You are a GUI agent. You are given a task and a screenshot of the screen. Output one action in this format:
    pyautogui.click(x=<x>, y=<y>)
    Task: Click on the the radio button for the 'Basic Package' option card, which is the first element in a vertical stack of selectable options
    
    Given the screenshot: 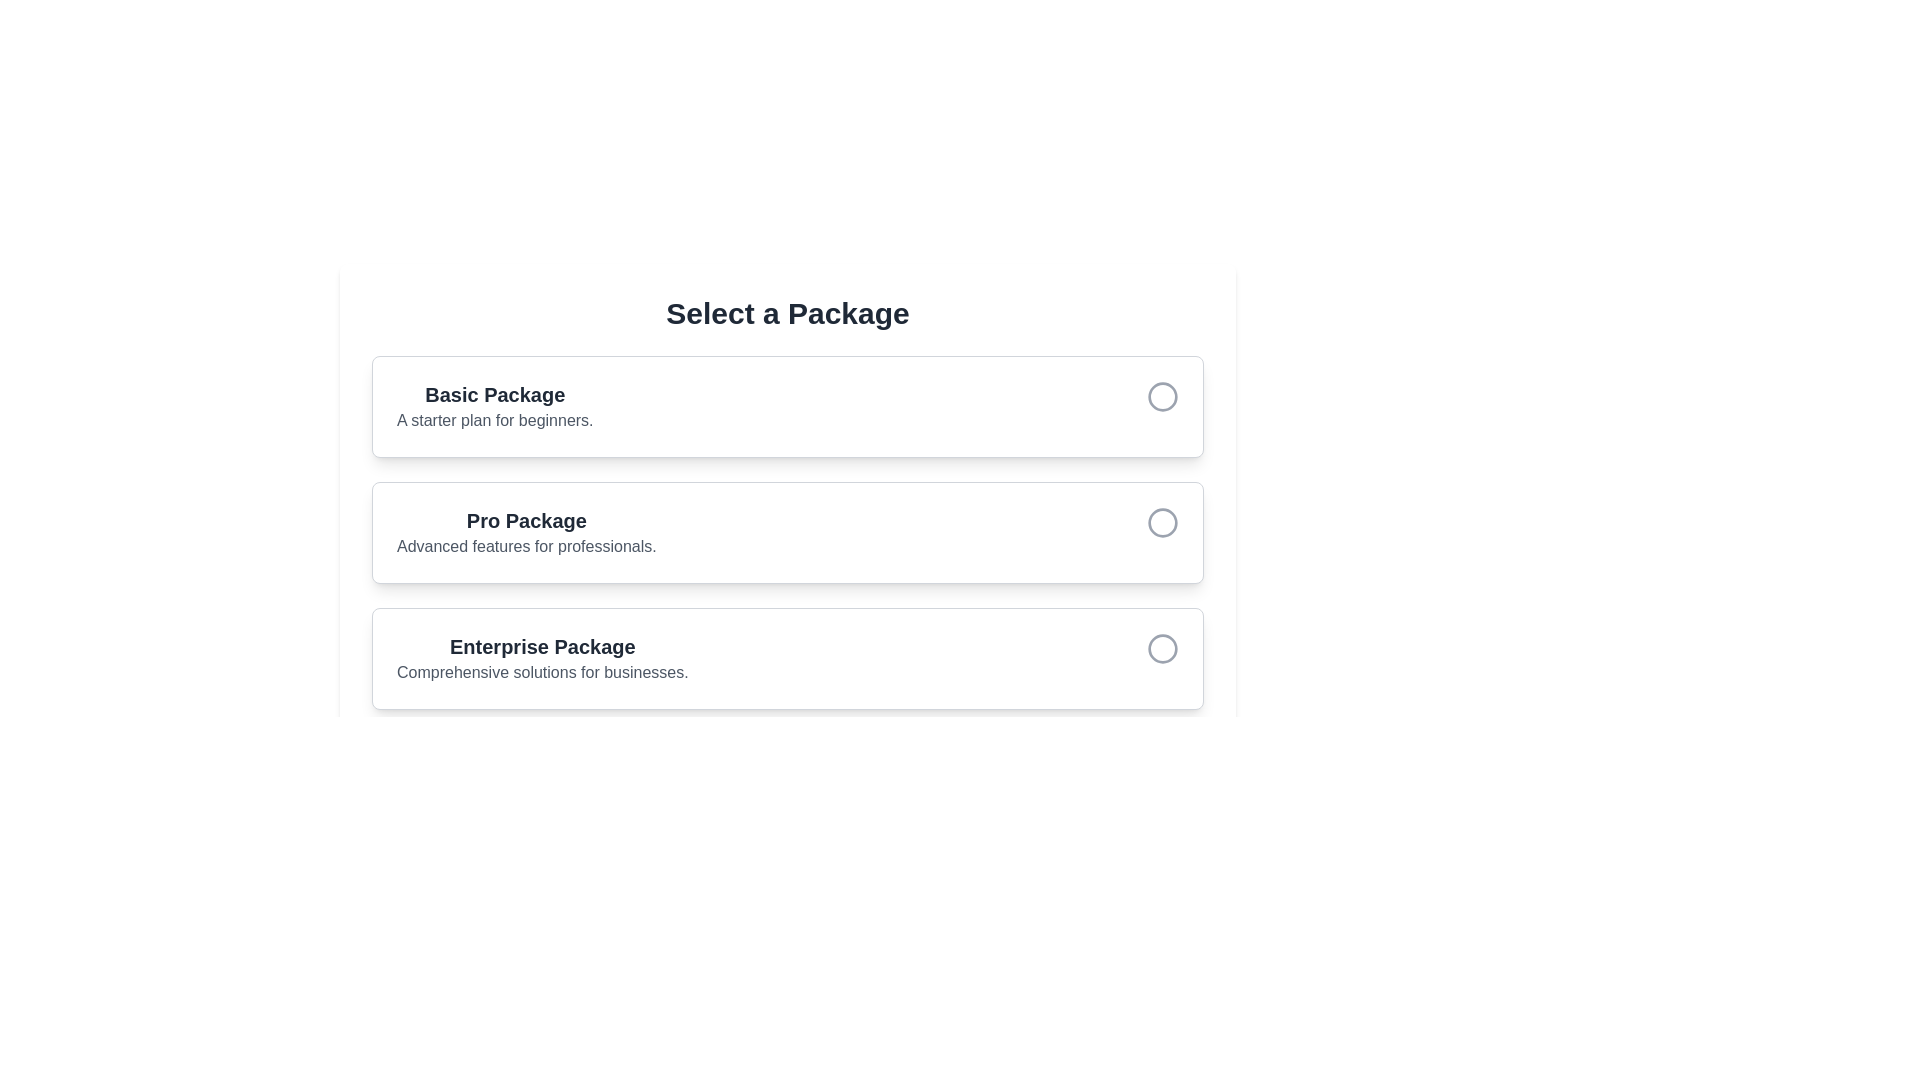 What is the action you would take?
    pyautogui.click(x=786, y=406)
    